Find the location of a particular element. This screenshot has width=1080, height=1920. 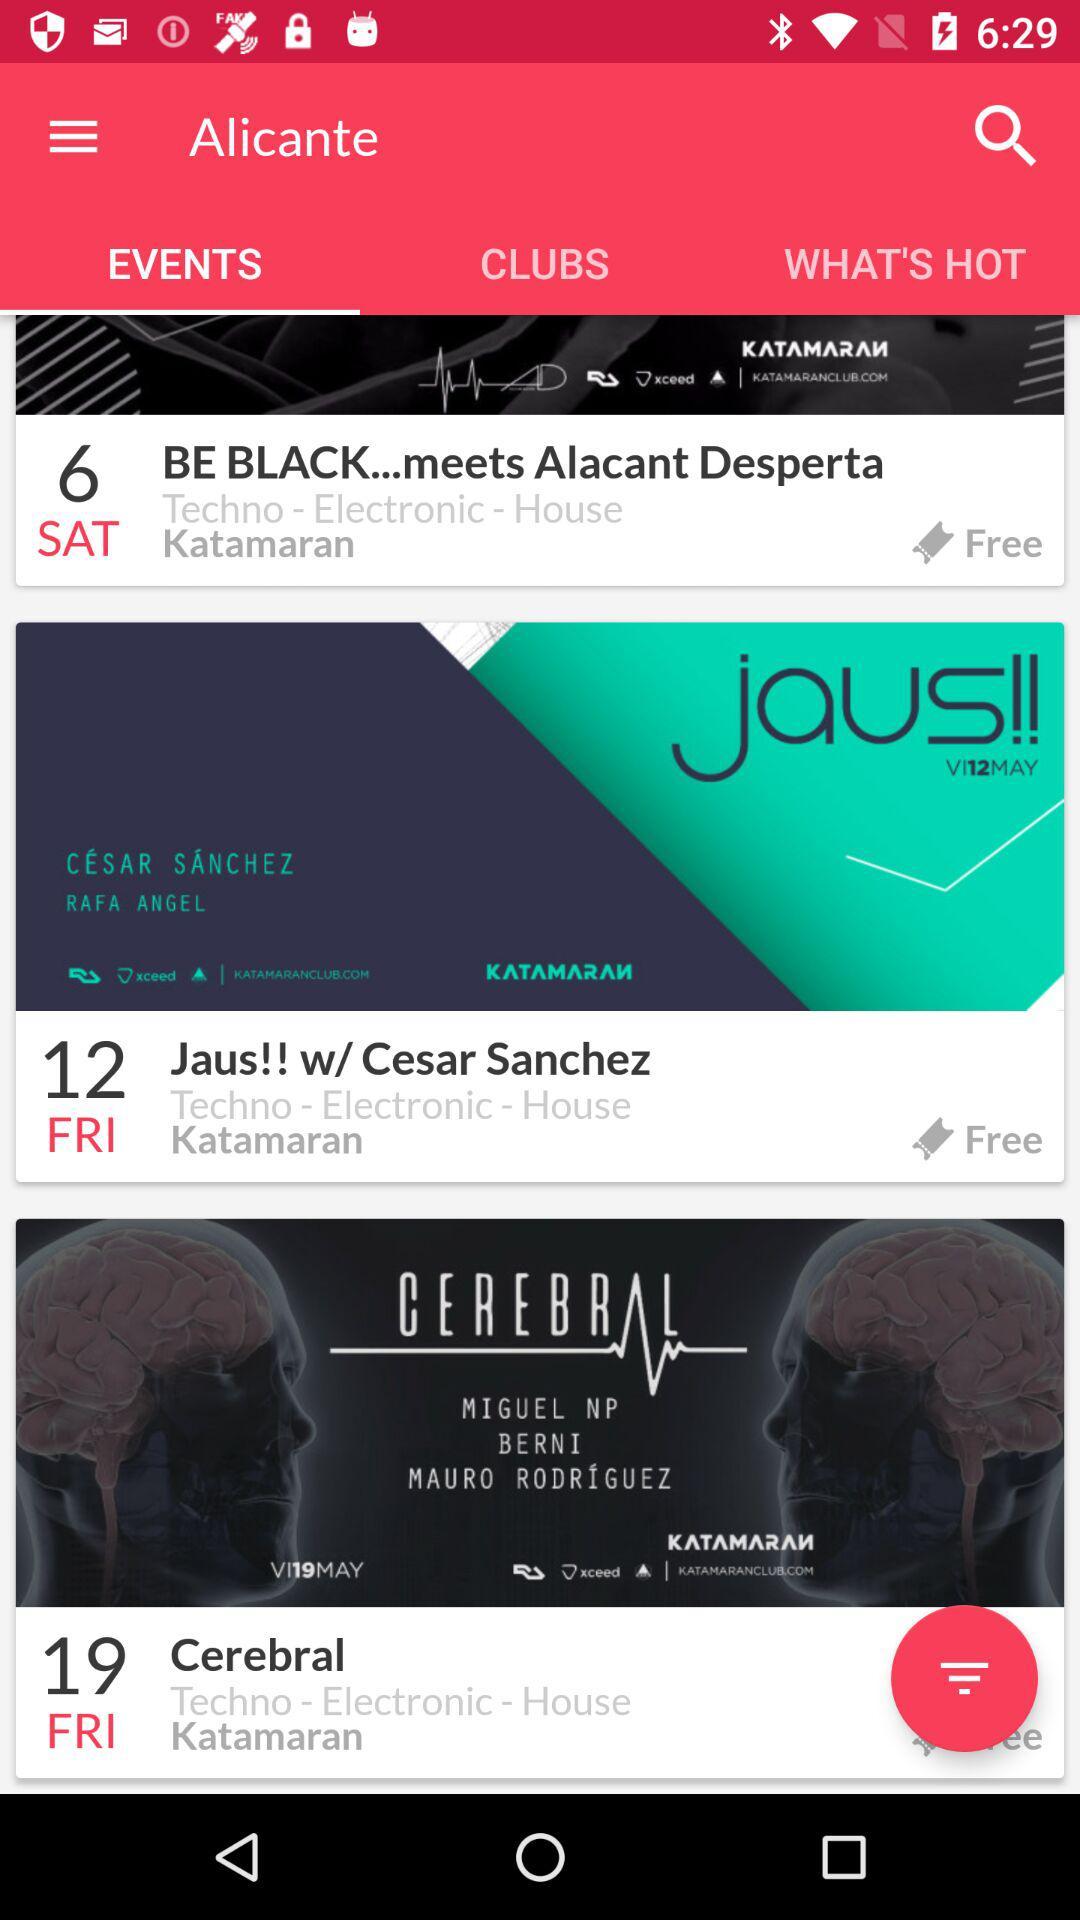

icon next to the jaus w cesar is located at coordinates (81, 1071).